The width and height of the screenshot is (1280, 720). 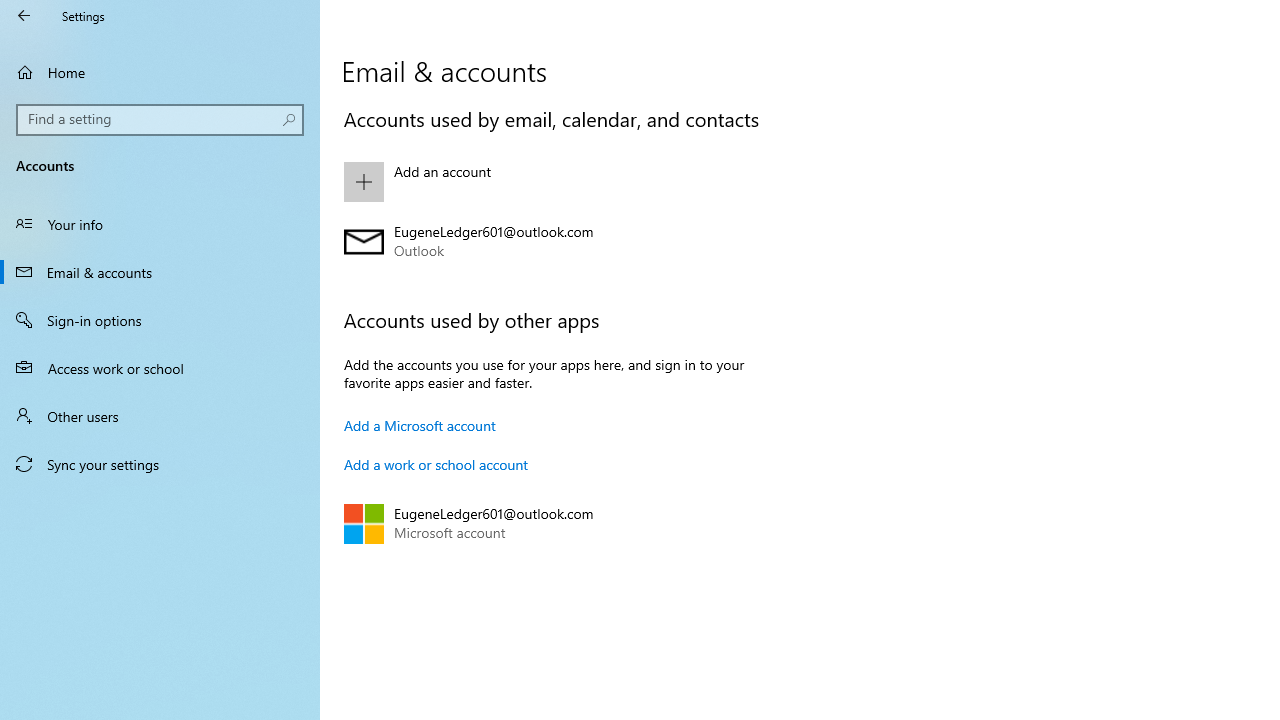 I want to click on 'Add a Microsoft account', so click(x=419, y=424).